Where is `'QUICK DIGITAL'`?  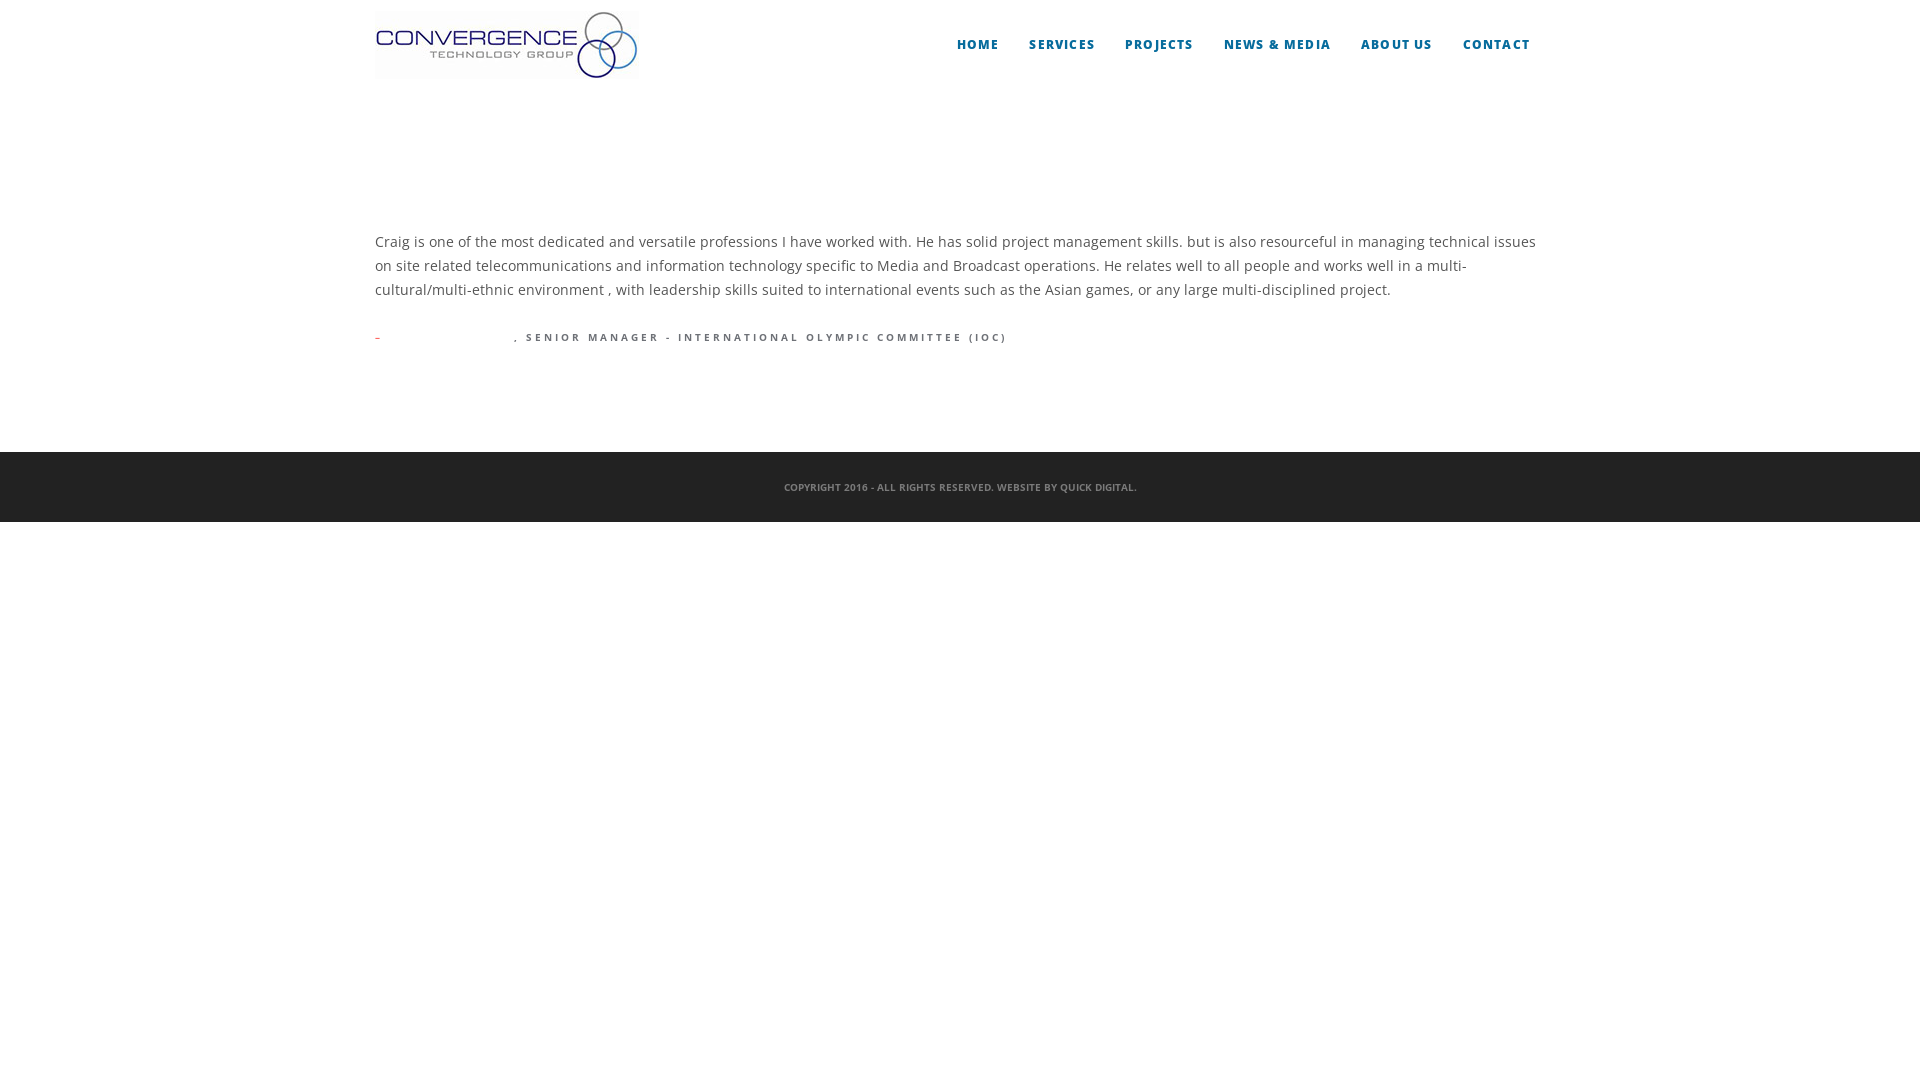
'QUICK DIGITAL' is located at coordinates (1096, 486).